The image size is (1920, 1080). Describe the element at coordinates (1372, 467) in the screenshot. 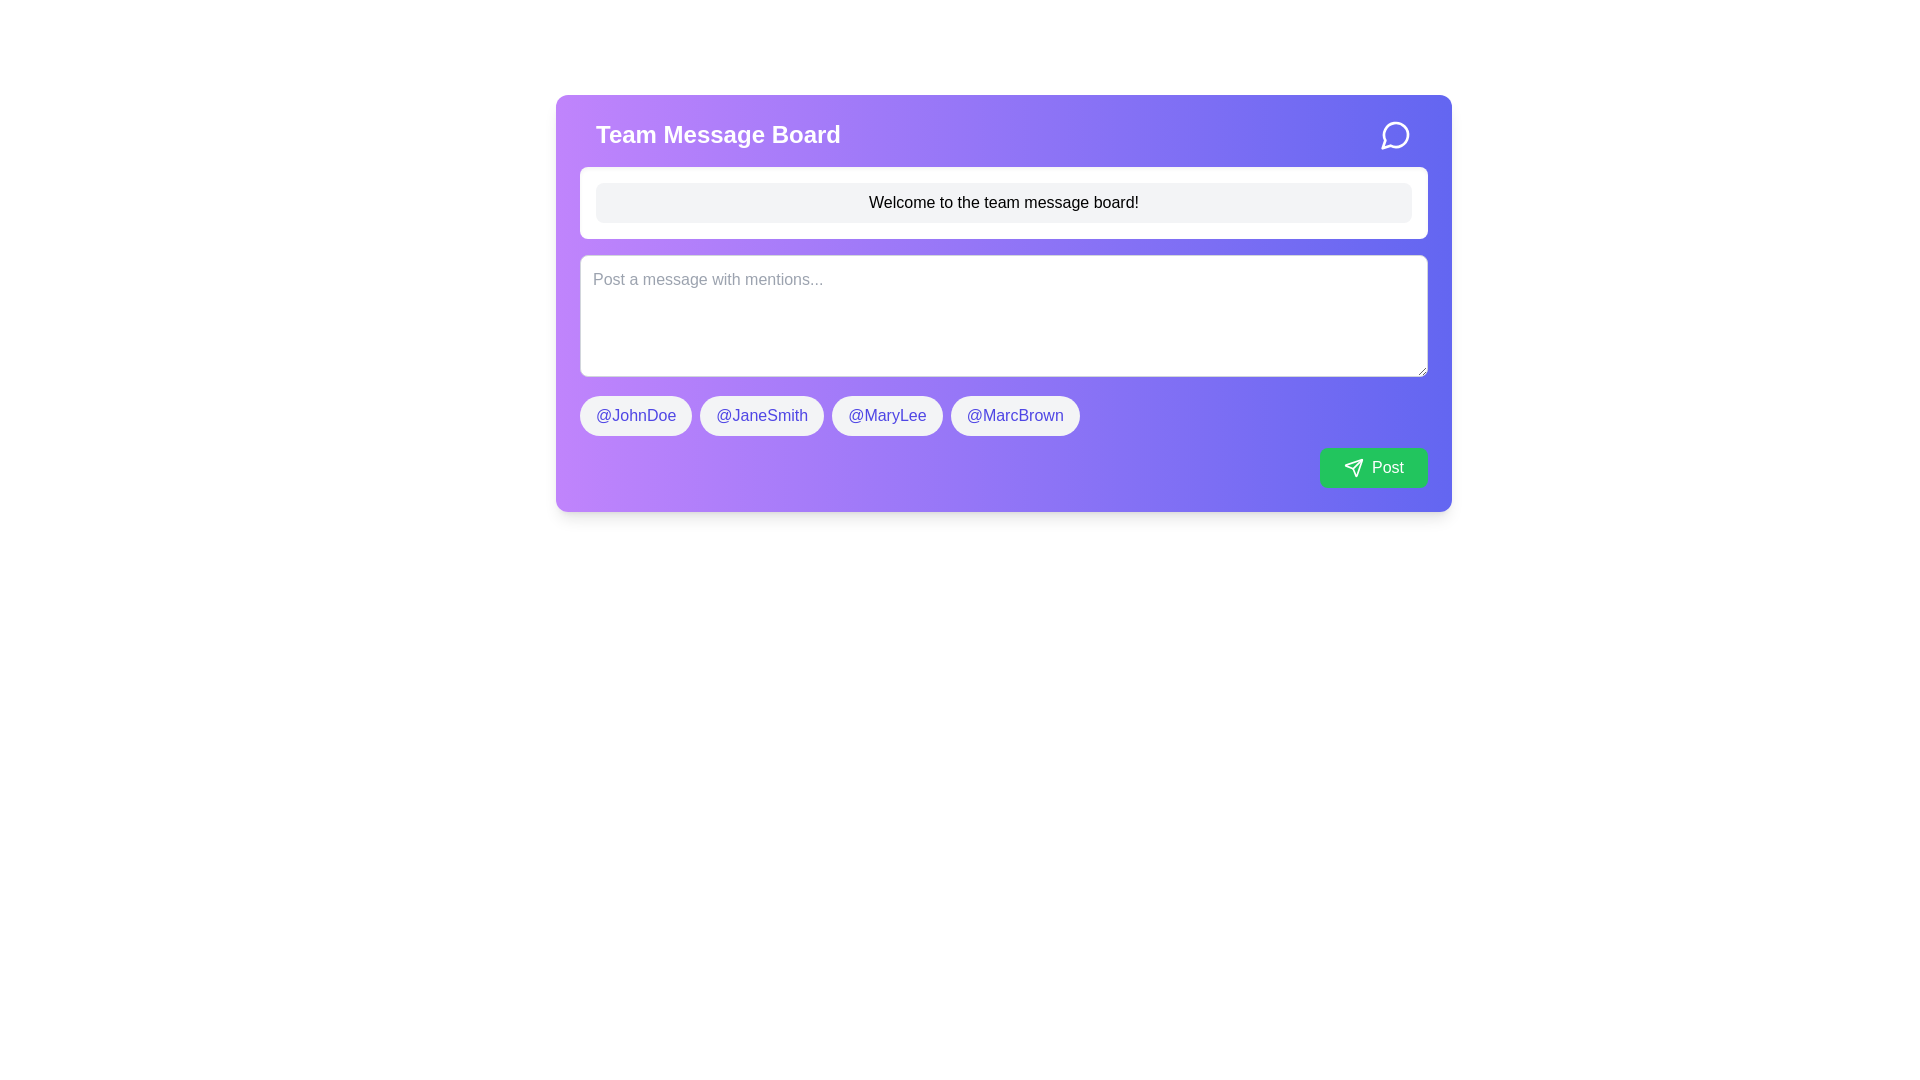

I see `the green rectangular button labeled 'Post'` at that location.